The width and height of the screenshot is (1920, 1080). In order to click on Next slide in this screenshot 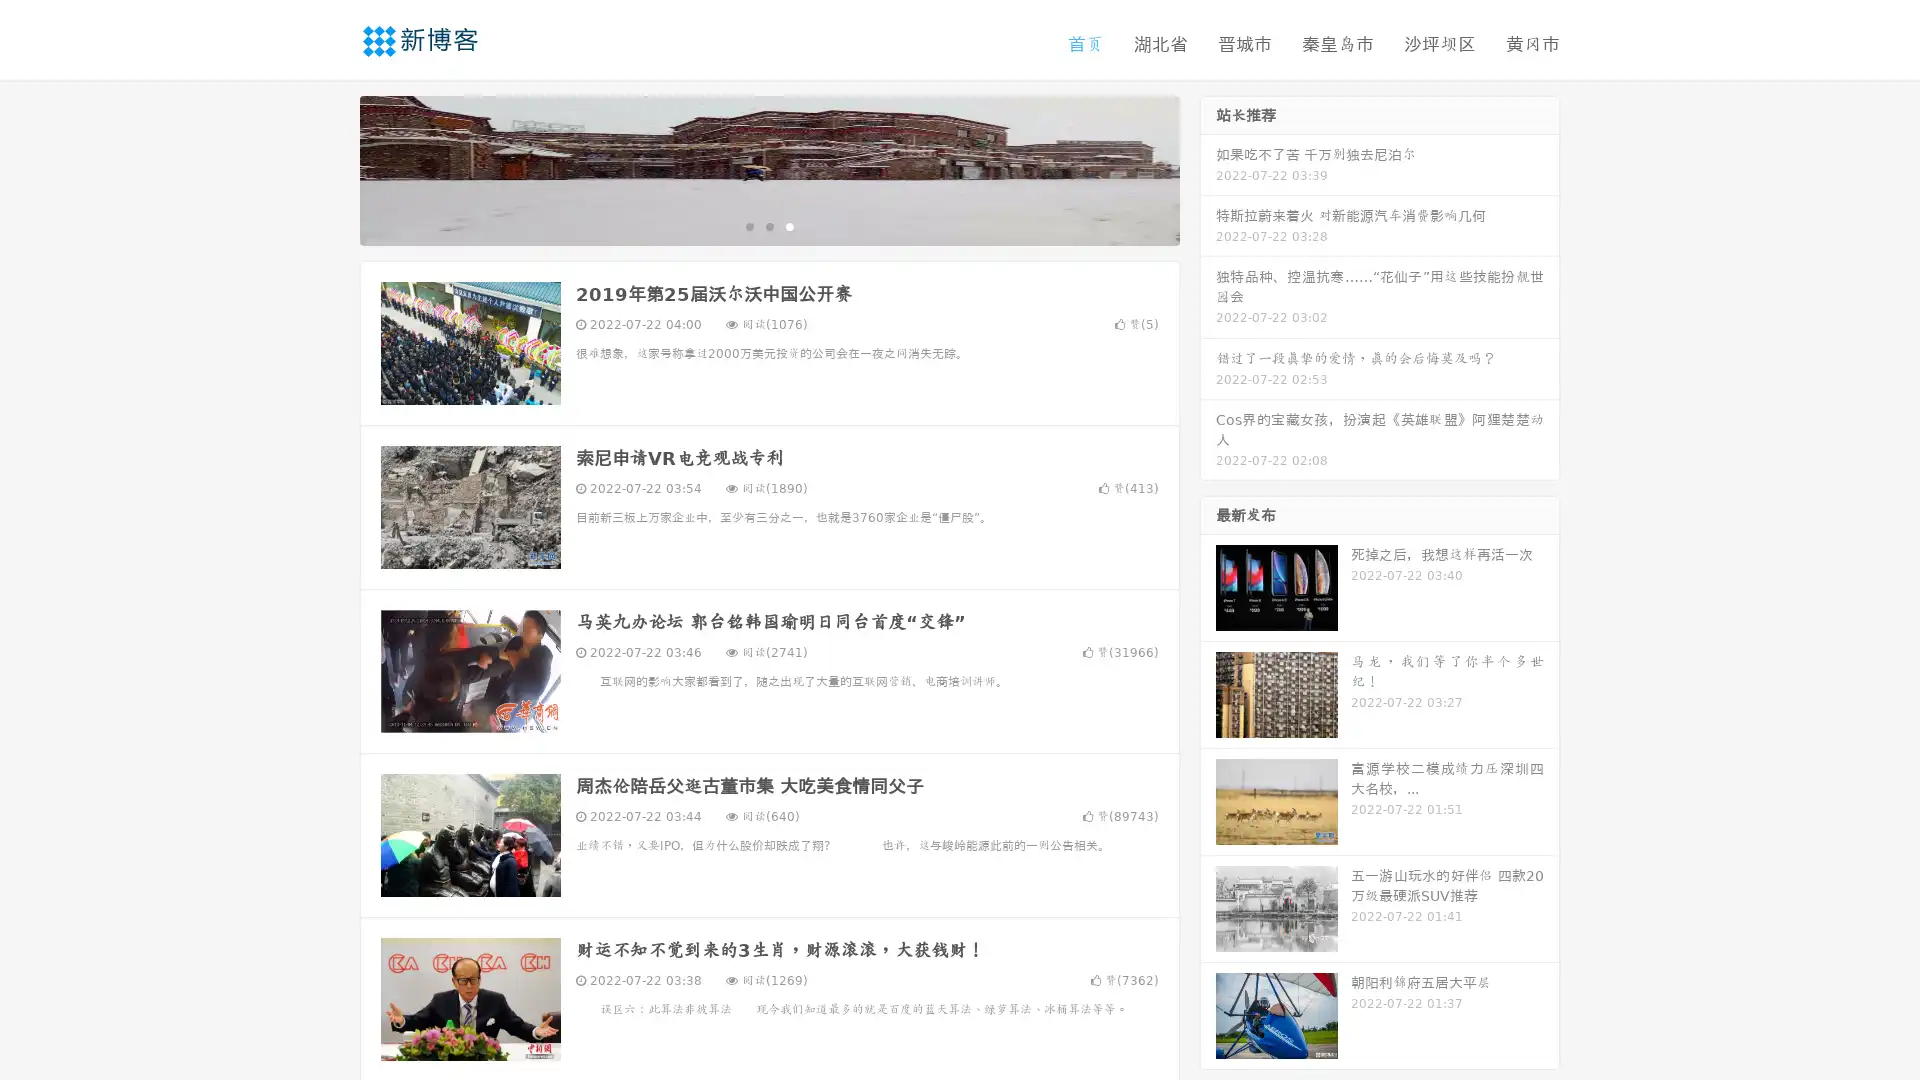, I will do `click(1208, 168)`.